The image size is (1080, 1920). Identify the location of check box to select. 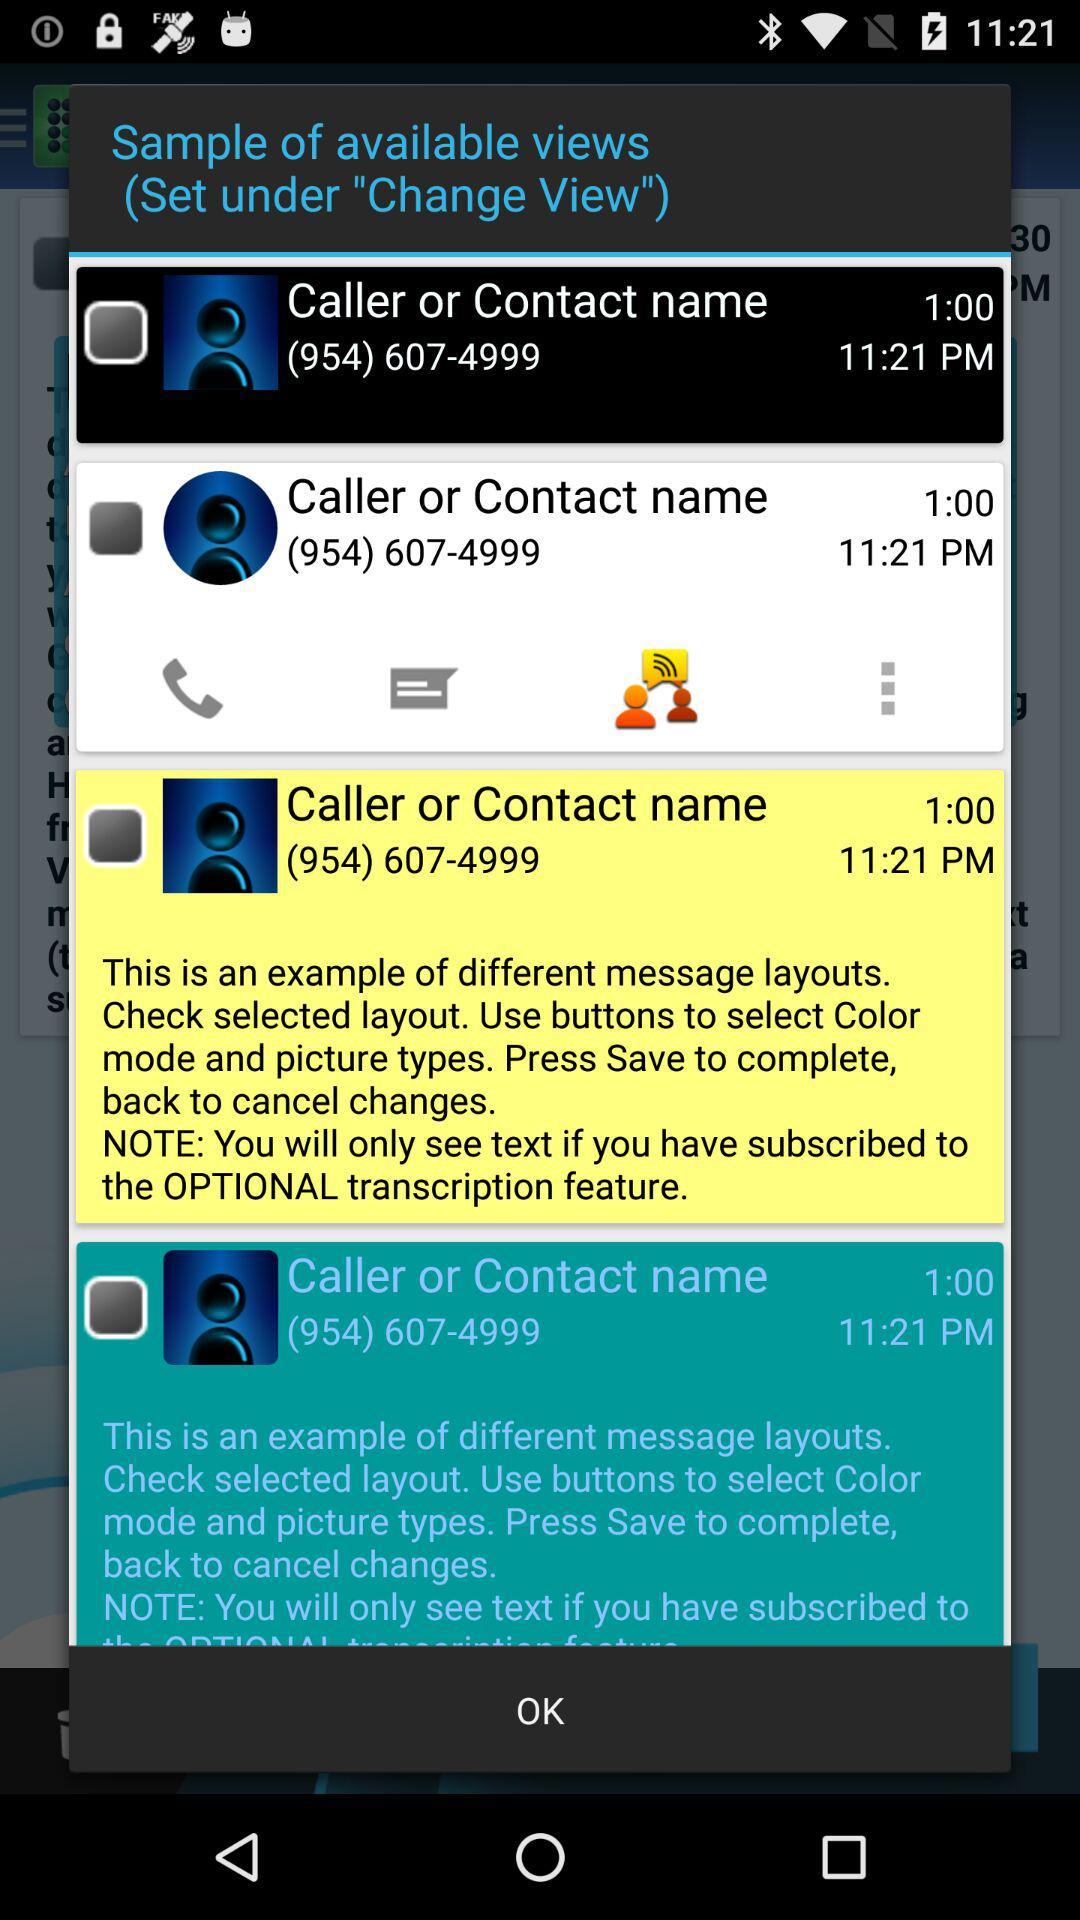
(115, 835).